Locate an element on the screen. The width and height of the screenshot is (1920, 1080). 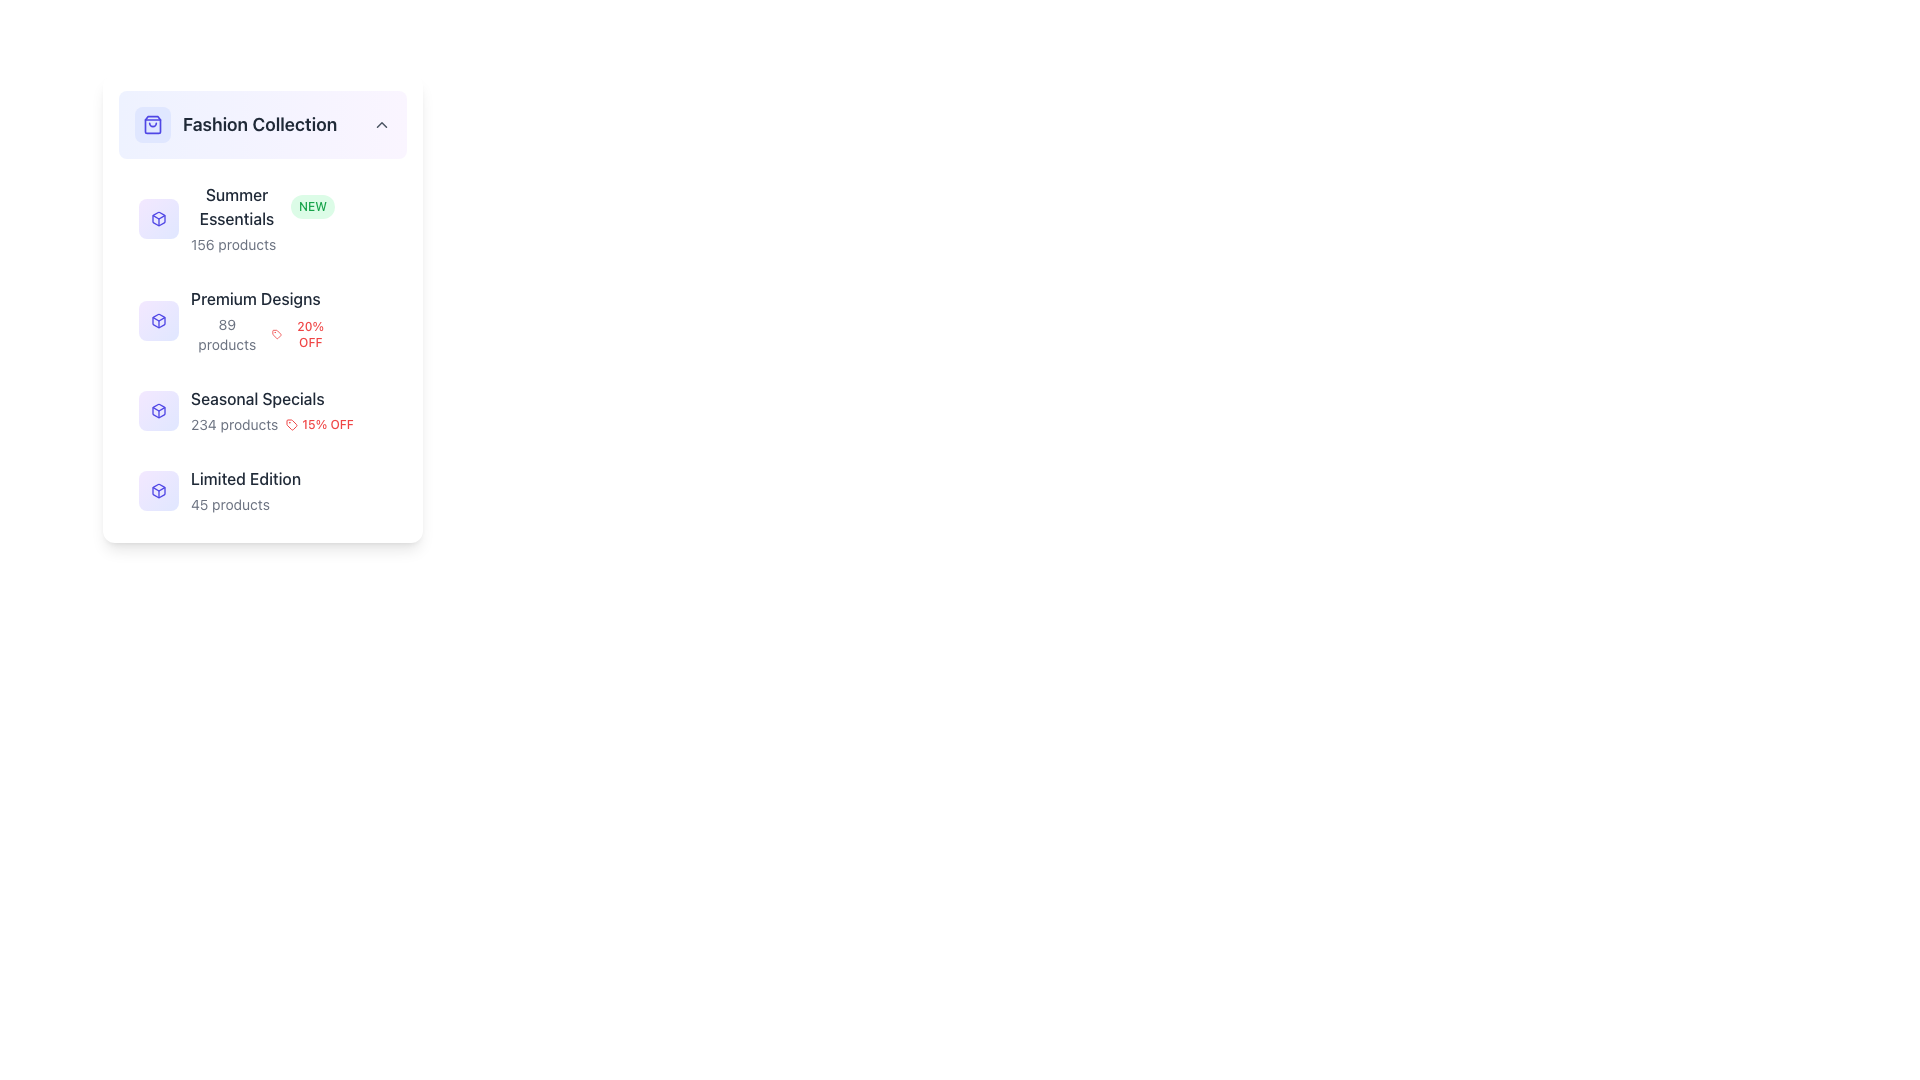
displayed information from the 'Limited Edition' text label, which indicates the number of products available in this category, located below 'Seasonal Specials' in the vertical list under 'Fashion Collection' is located at coordinates (262, 490).